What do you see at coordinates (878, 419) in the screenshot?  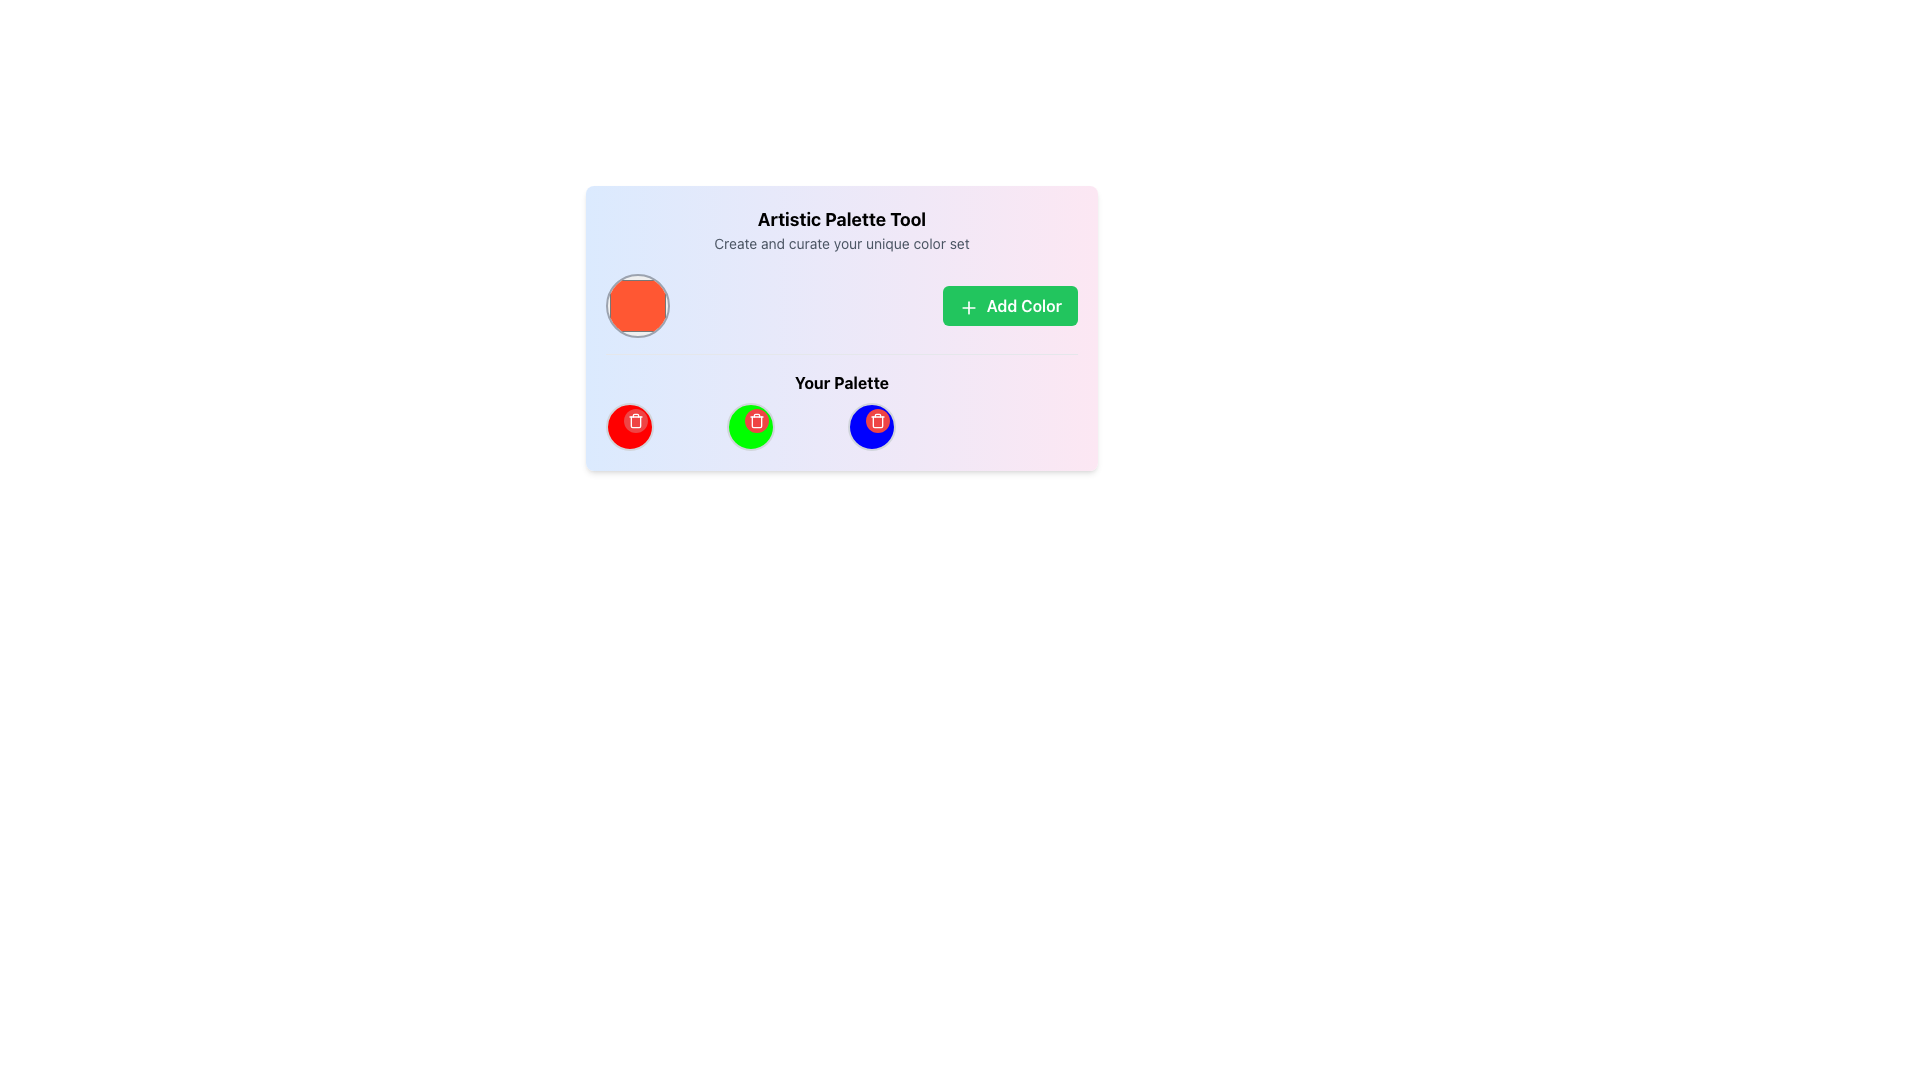 I see `the circular delete button featuring a white trash can icon on a blue background` at bounding box center [878, 419].